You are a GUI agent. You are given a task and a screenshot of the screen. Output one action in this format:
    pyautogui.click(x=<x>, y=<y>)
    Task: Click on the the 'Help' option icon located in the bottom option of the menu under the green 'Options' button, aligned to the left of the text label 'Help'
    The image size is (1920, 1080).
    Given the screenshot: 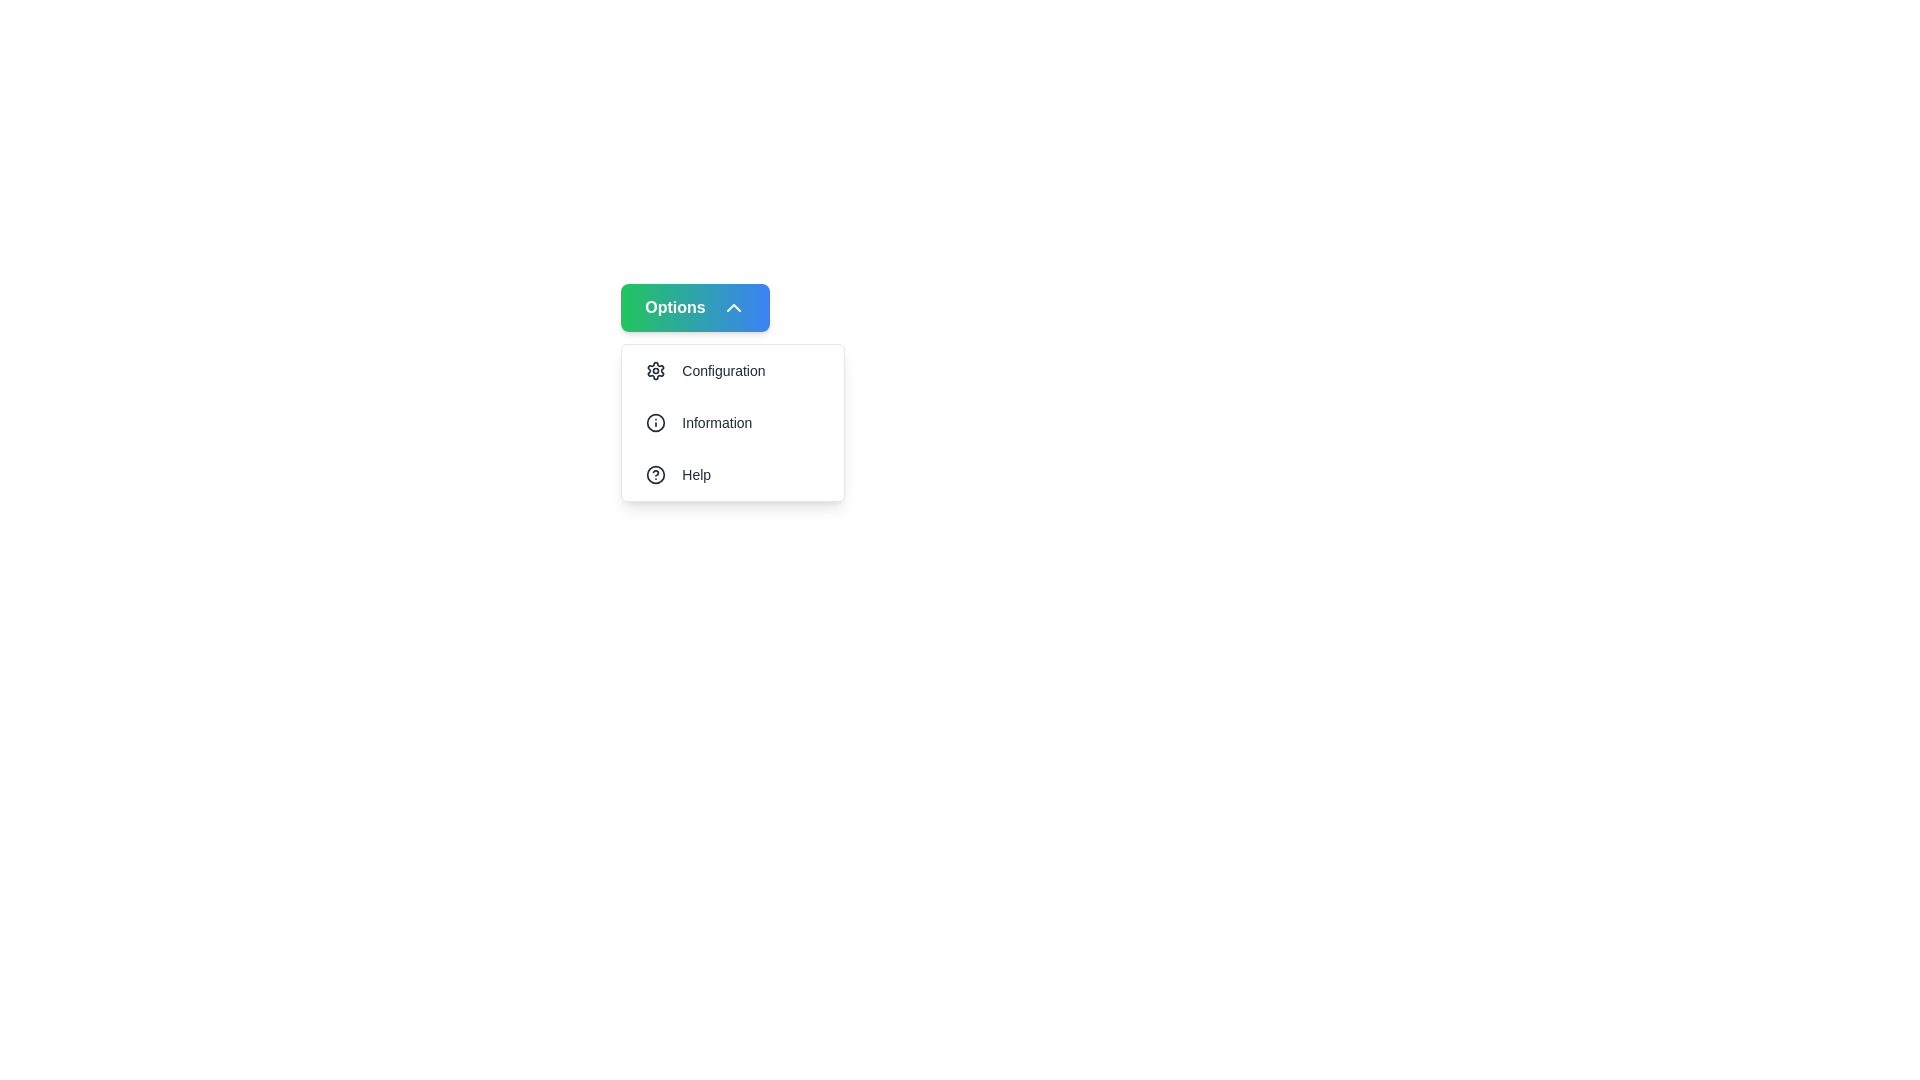 What is the action you would take?
    pyautogui.click(x=656, y=474)
    